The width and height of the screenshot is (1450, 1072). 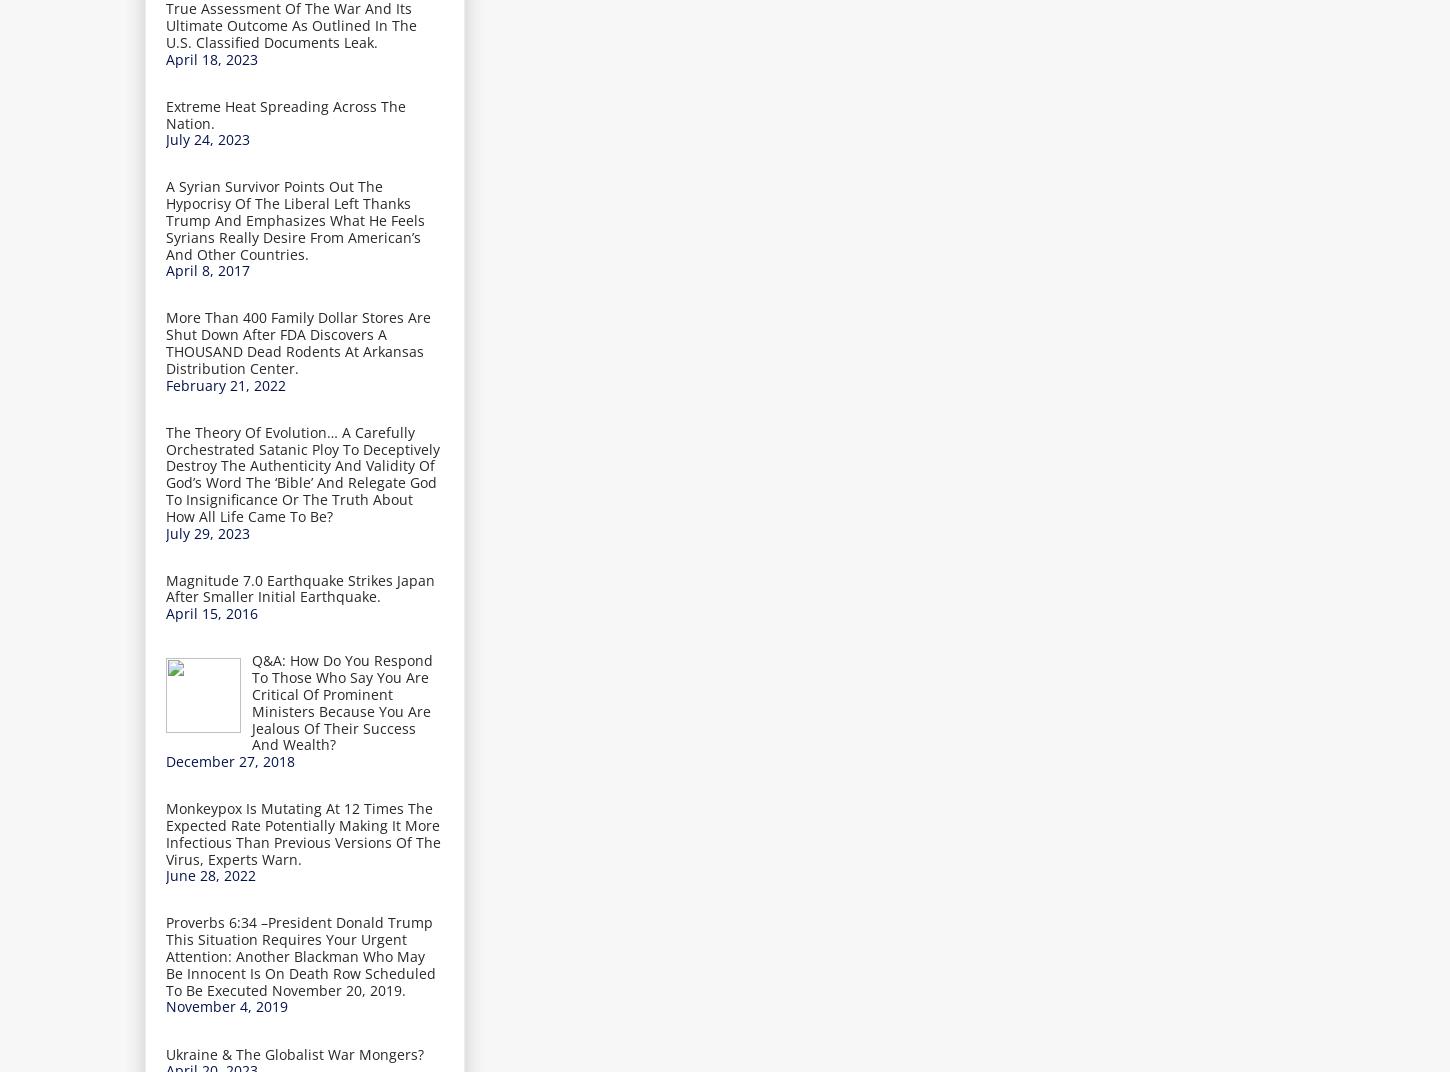 What do you see at coordinates (301, 955) in the screenshot?
I see `'Proverbs 6:34 –President Donald Trump This Situation Requires Your Urgent Attention: Another Blackman Who May Be Innocent Is On Death Row Scheduled To Be Executed November 20, 2019.'` at bounding box center [301, 955].